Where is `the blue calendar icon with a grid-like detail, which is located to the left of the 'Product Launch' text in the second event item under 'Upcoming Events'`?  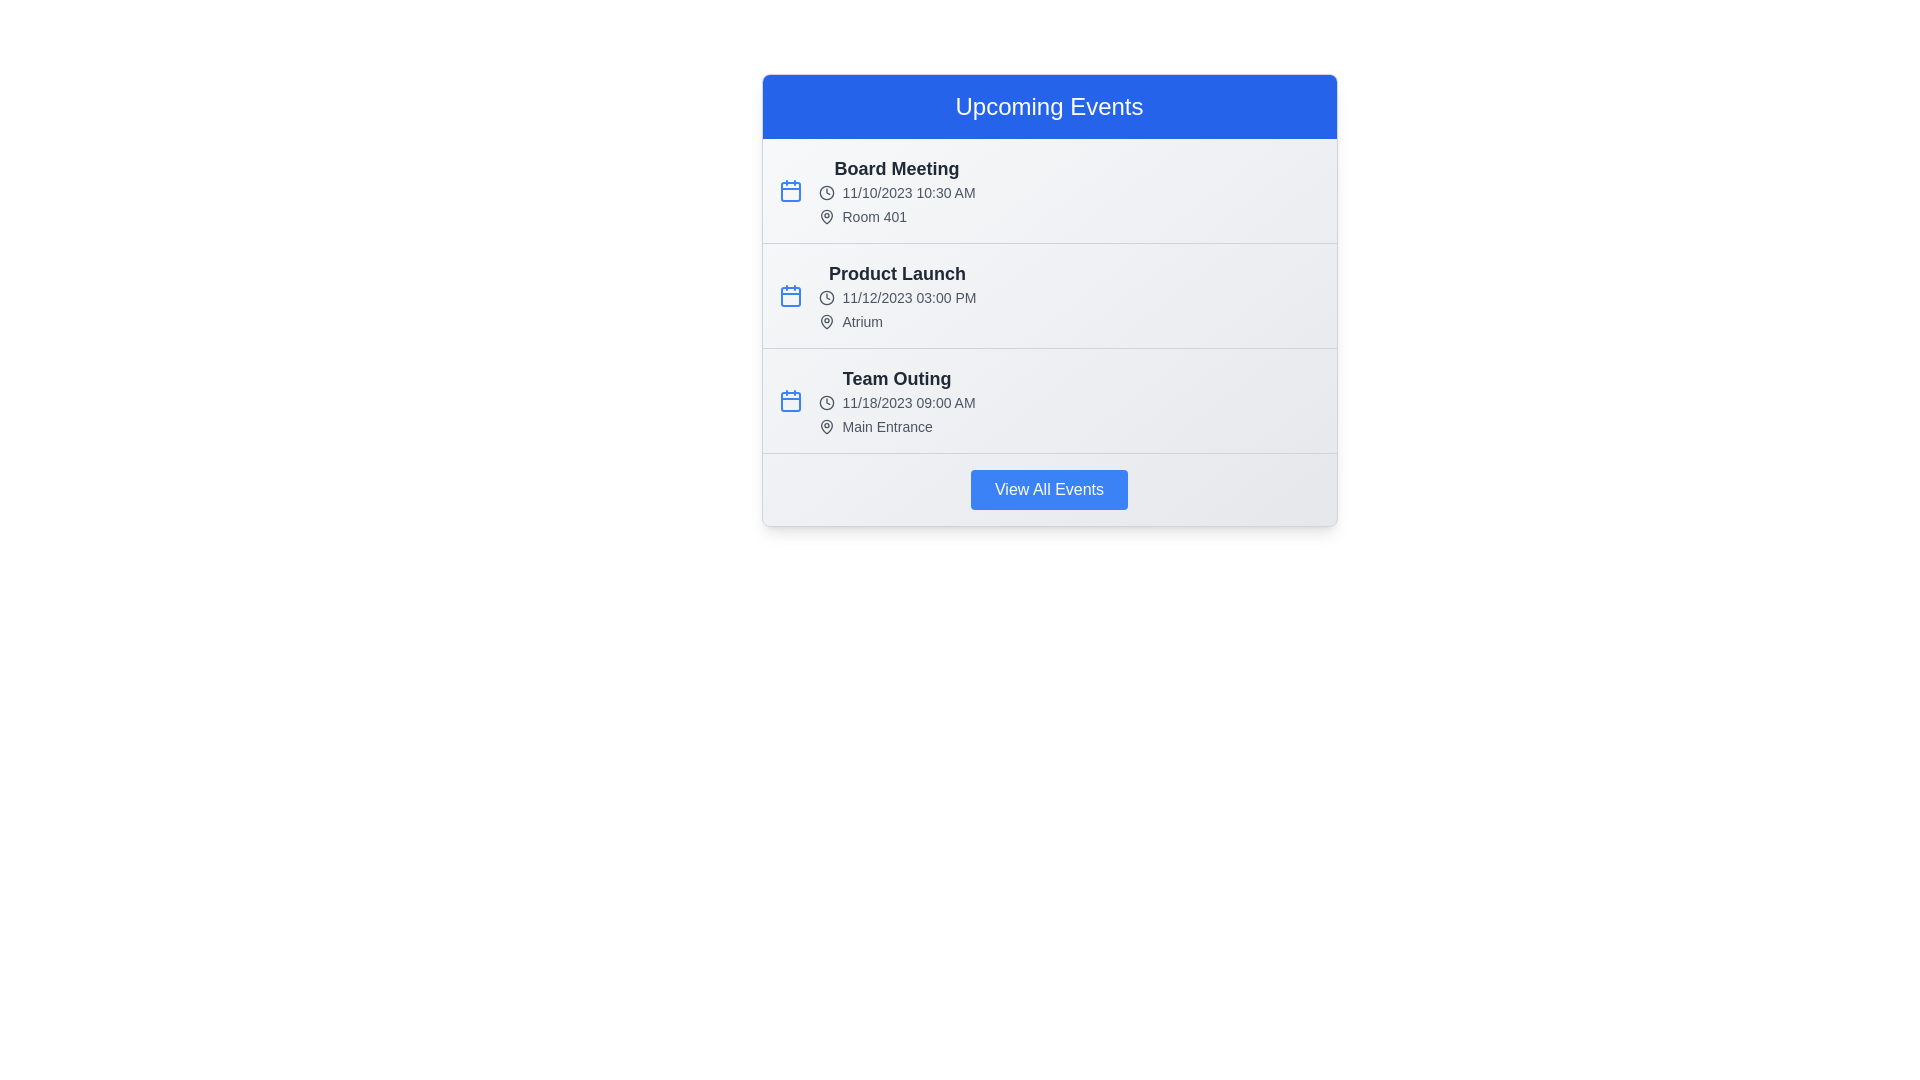
the blue calendar icon with a grid-like detail, which is located to the left of the 'Product Launch' text in the second event item under 'Upcoming Events' is located at coordinates (789, 296).